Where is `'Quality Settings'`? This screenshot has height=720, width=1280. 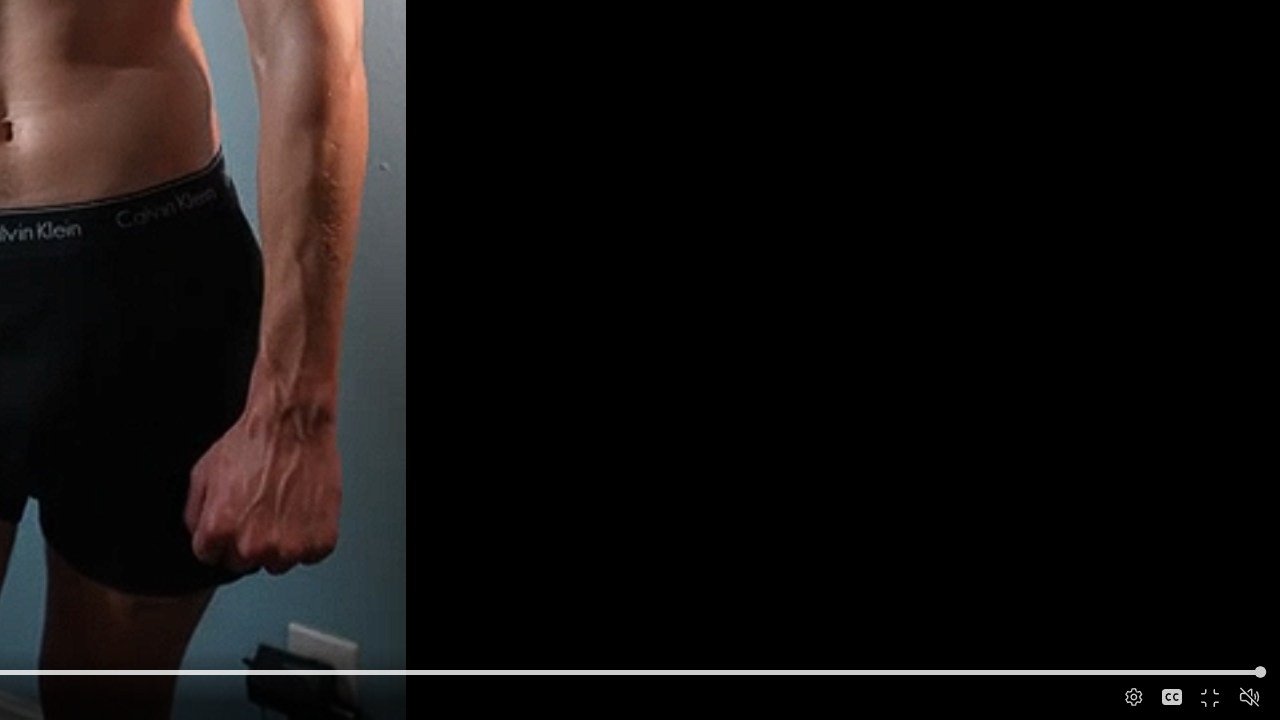
'Quality Settings' is located at coordinates (1132, 696).